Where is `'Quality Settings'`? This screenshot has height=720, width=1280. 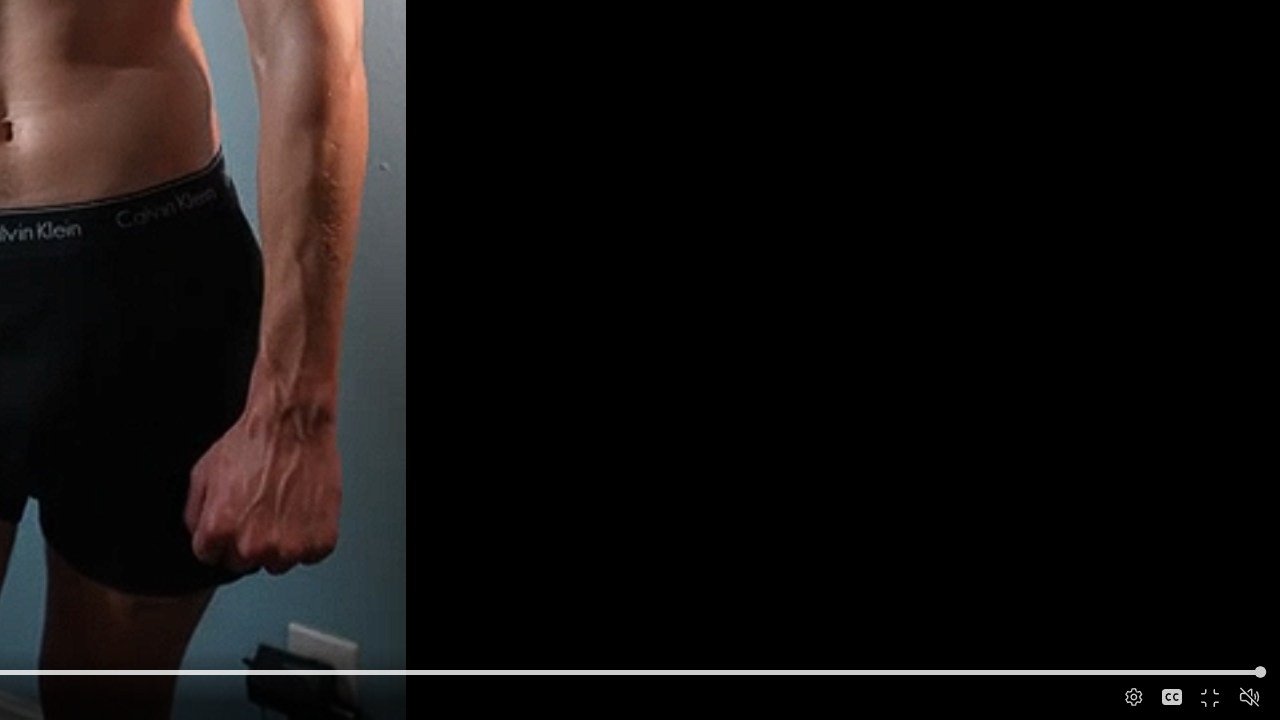
'Quality Settings' is located at coordinates (1132, 696).